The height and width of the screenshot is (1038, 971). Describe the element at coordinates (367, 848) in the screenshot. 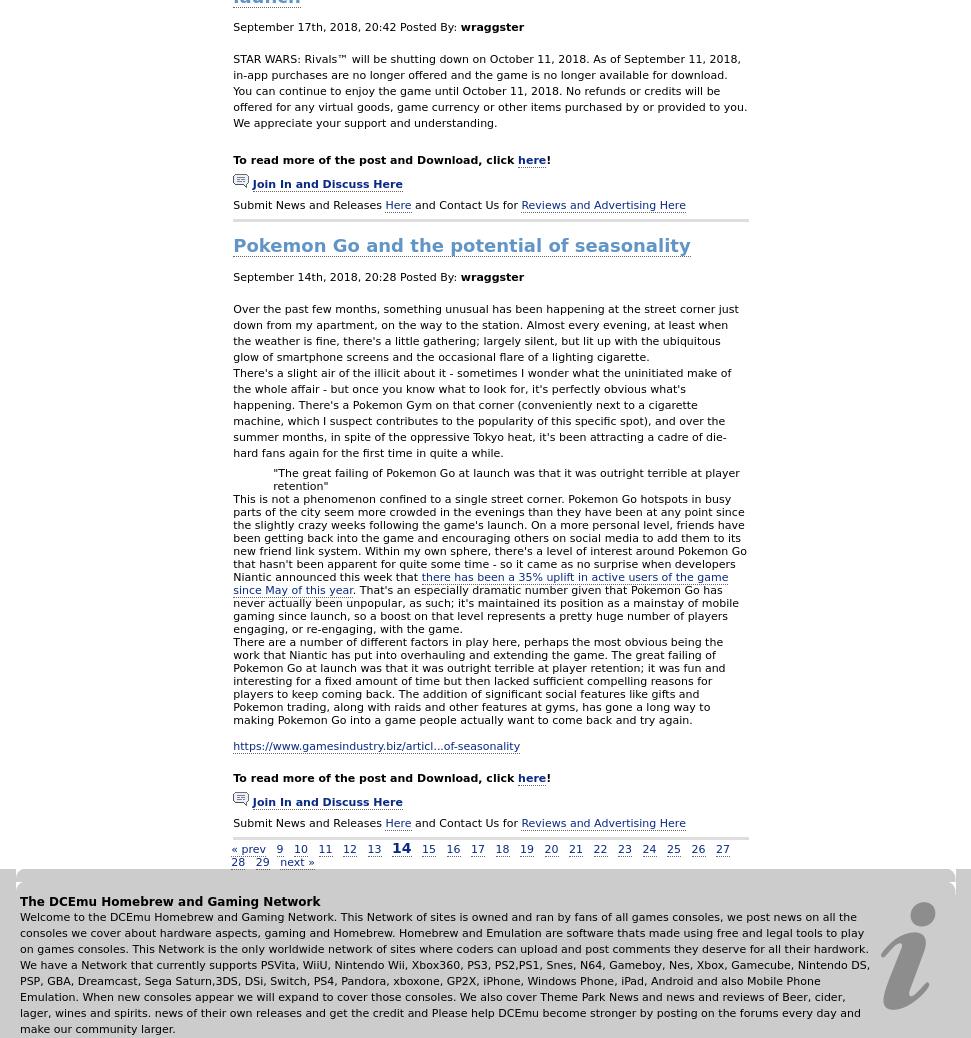

I see `'13'` at that location.